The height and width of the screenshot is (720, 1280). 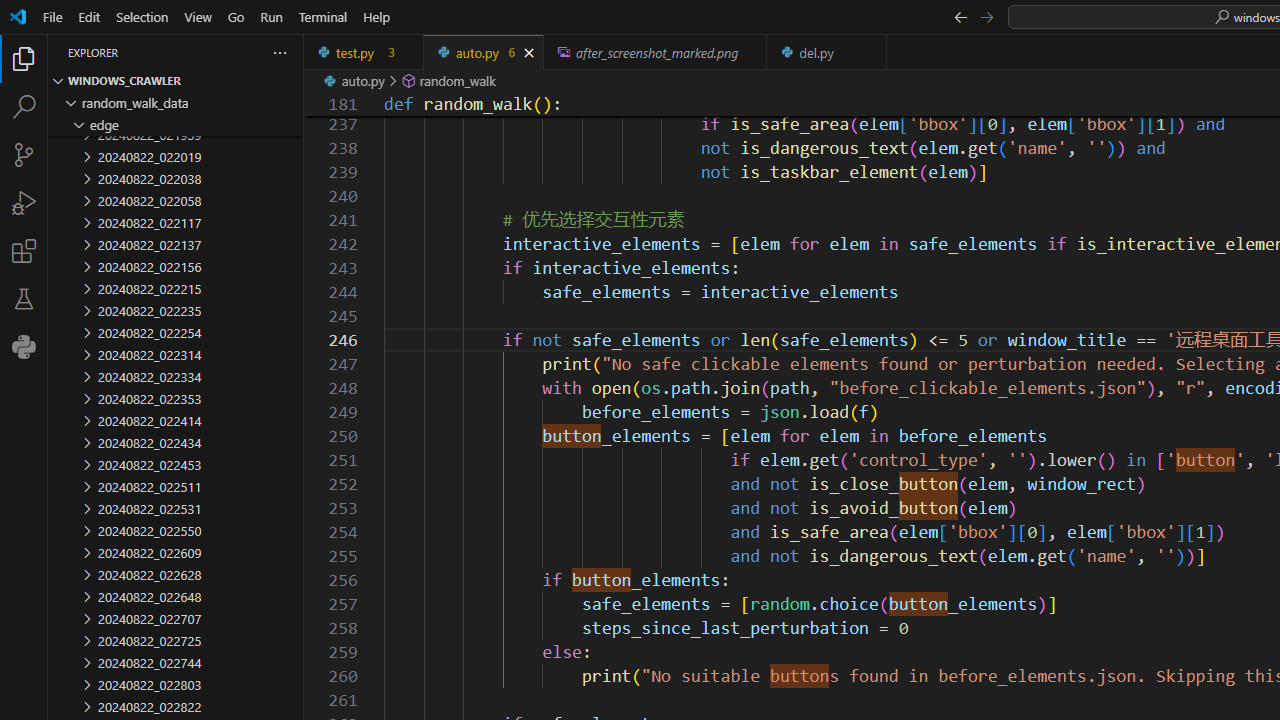 What do you see at coordinates (872, 51) in the screenshot?
I see `'Close (Ctrl+F4)'` at bounding box center [872, 51].